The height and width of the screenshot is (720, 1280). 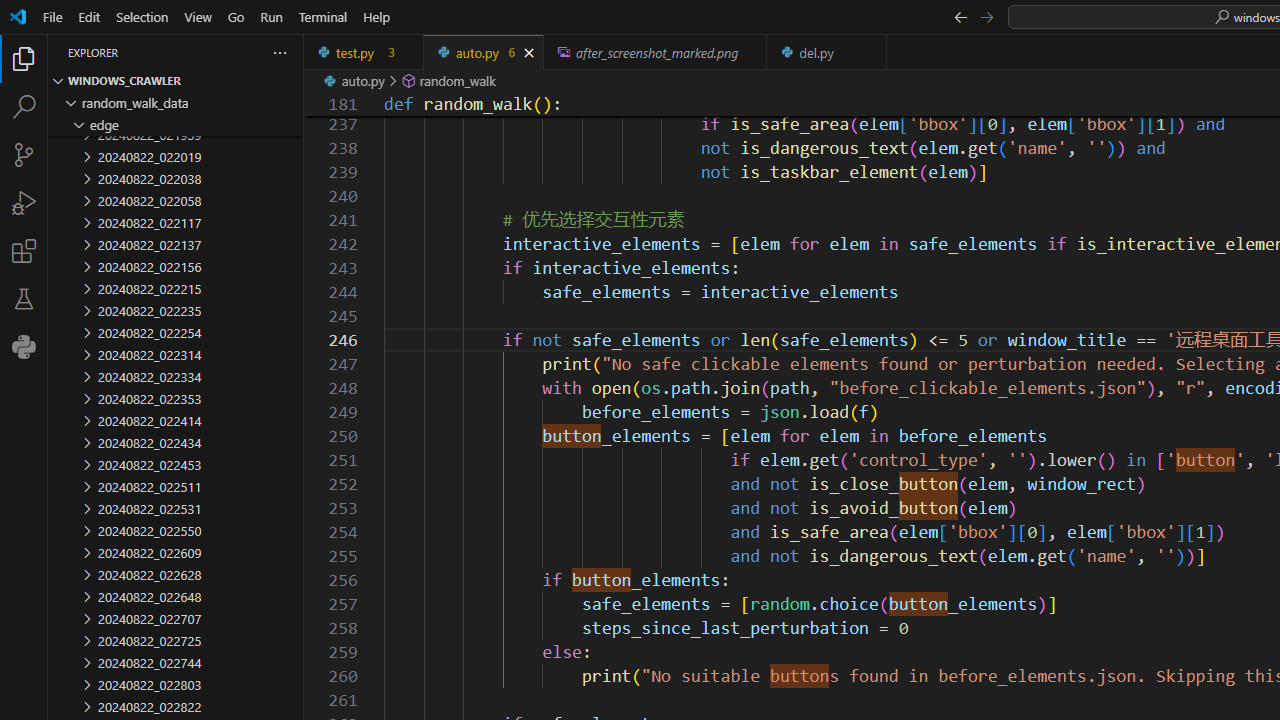 What do you see at coordinates (872, 51) in the screenshot?
I see `'Close (Ctrl+F4)'` at bounding box center [872, 51].